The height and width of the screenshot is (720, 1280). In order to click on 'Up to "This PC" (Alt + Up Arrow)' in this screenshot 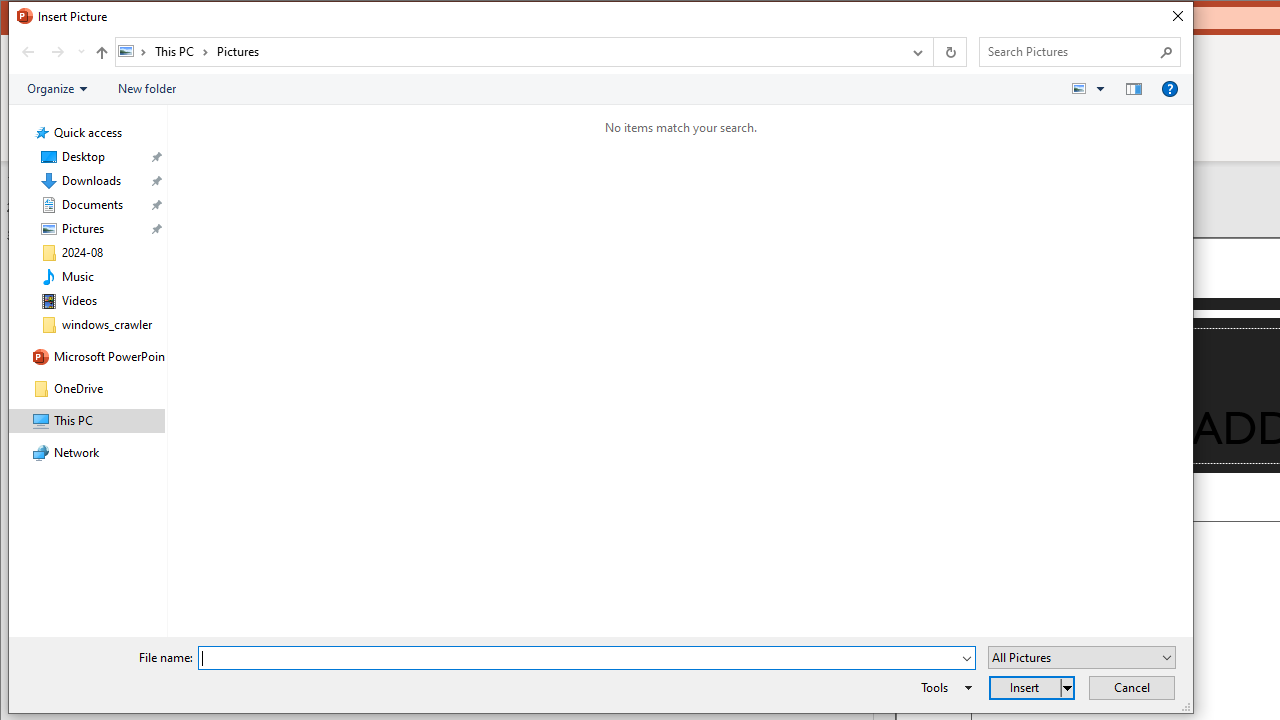, I will do `click(100, 51)`.